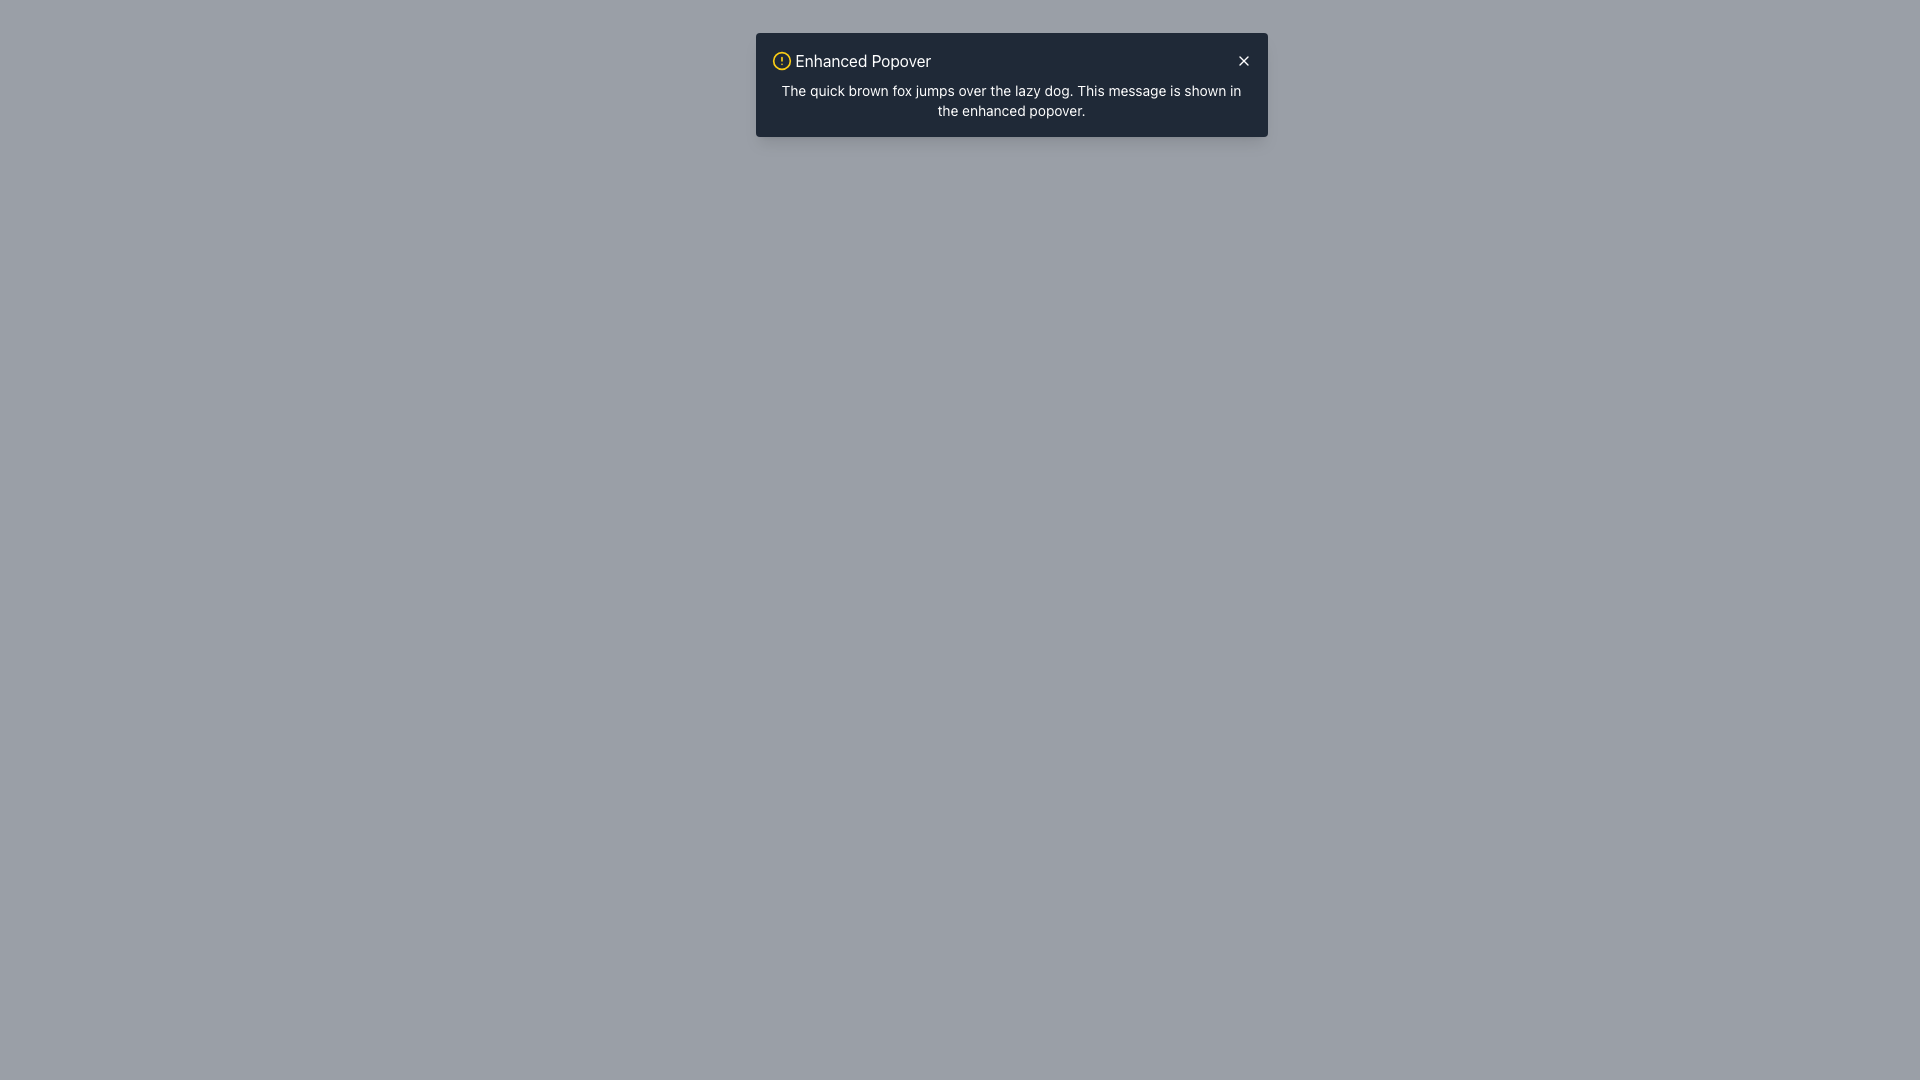 This screenshot has height=1080, width=1920. What do you see at coordinates (780, 60) in the screenshot?
I see `the SVG circle element that represents the alert icon in the 'Enhanced Popover' pop-up box` at bounding box center [780, 60].